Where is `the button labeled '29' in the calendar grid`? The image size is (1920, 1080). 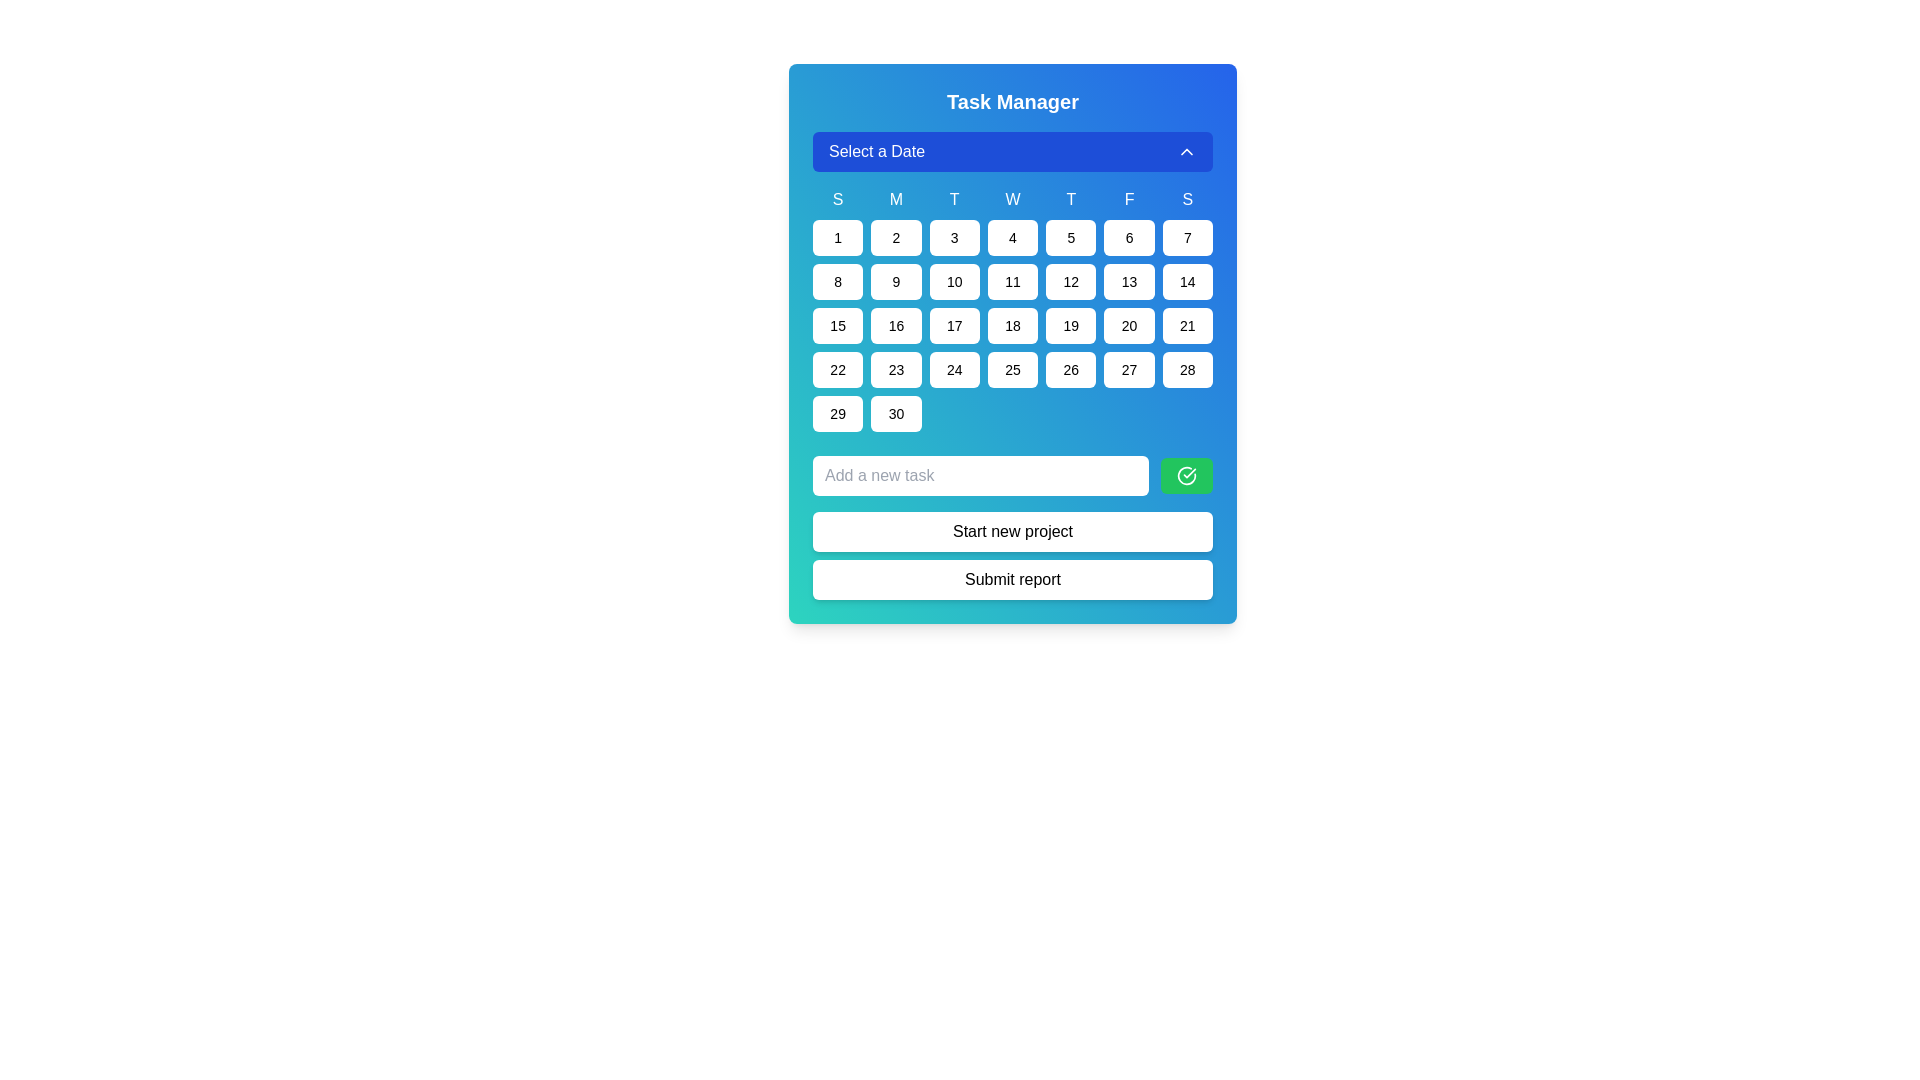
the button labeled '29' in the calendar grid is located at coordinates (838, 412).